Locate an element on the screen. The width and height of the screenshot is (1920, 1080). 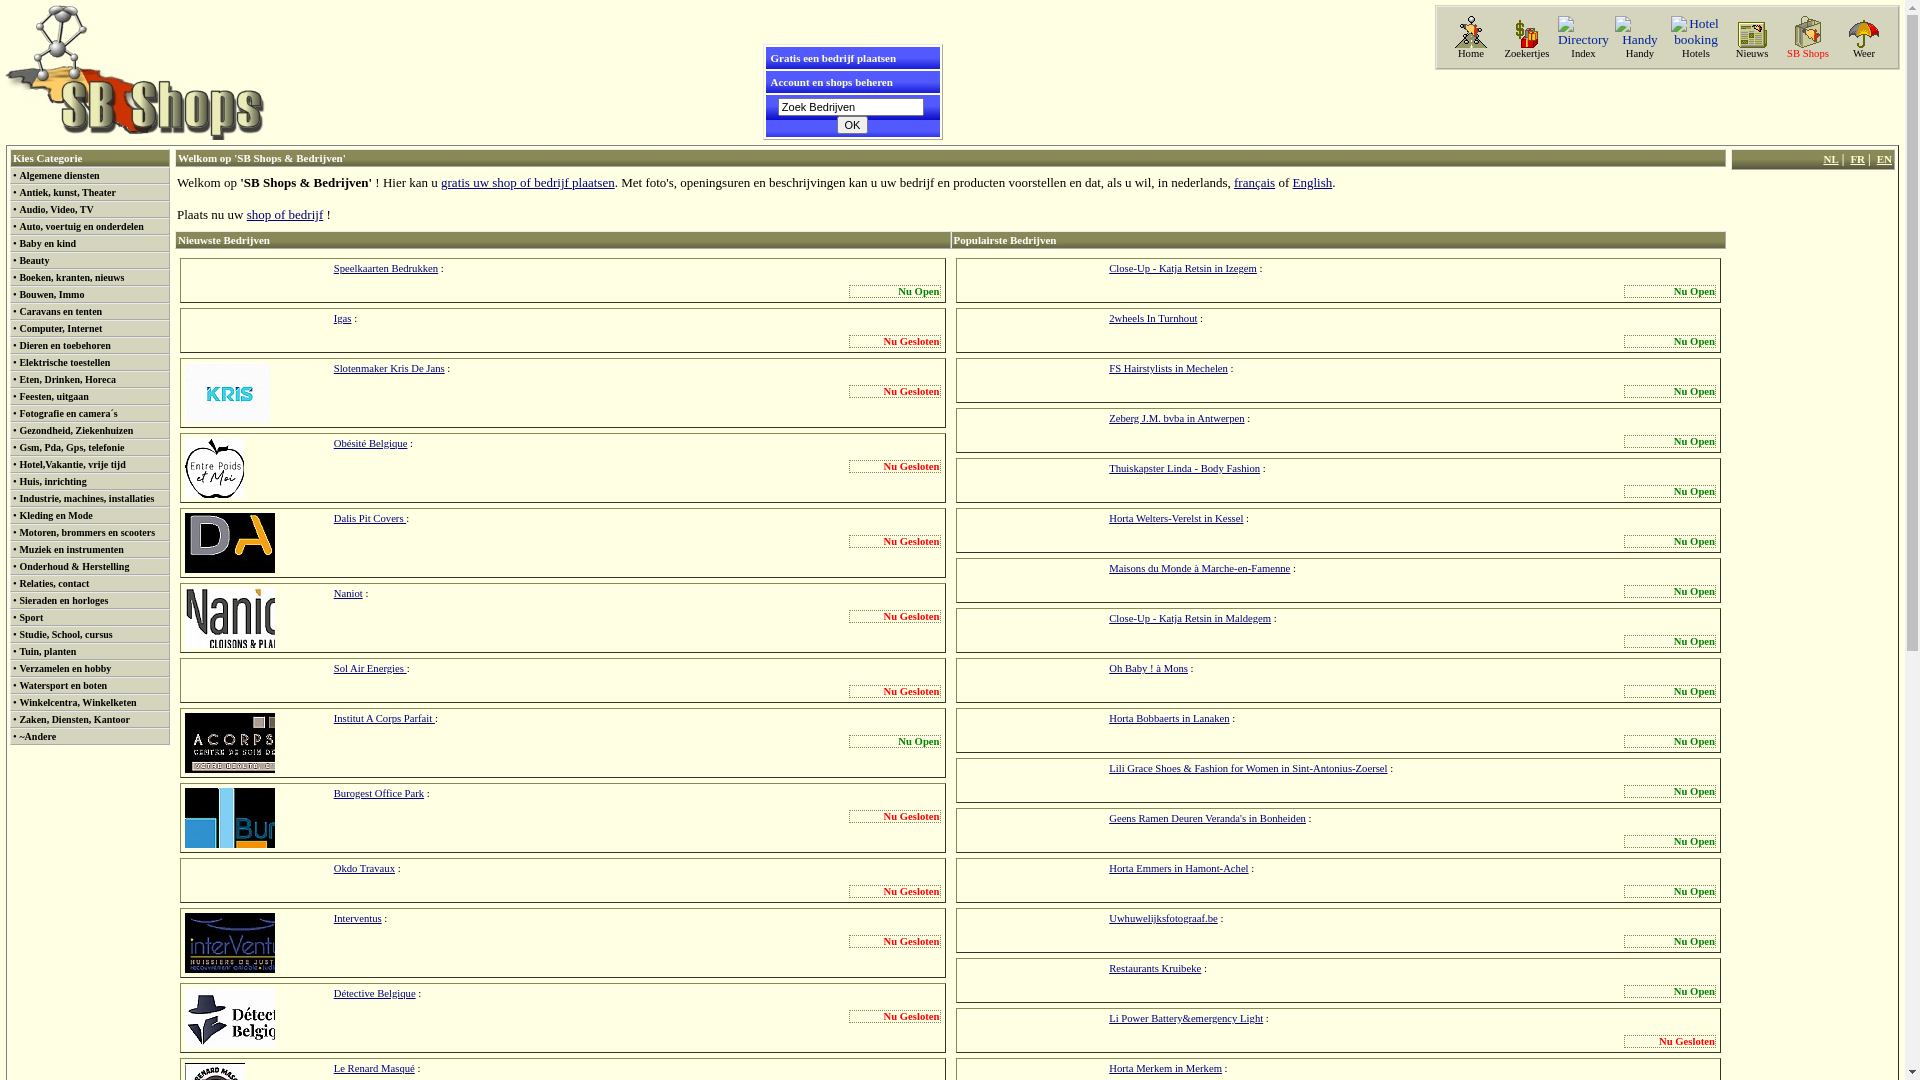
'Beauty' is located at coordinates (33, 259).